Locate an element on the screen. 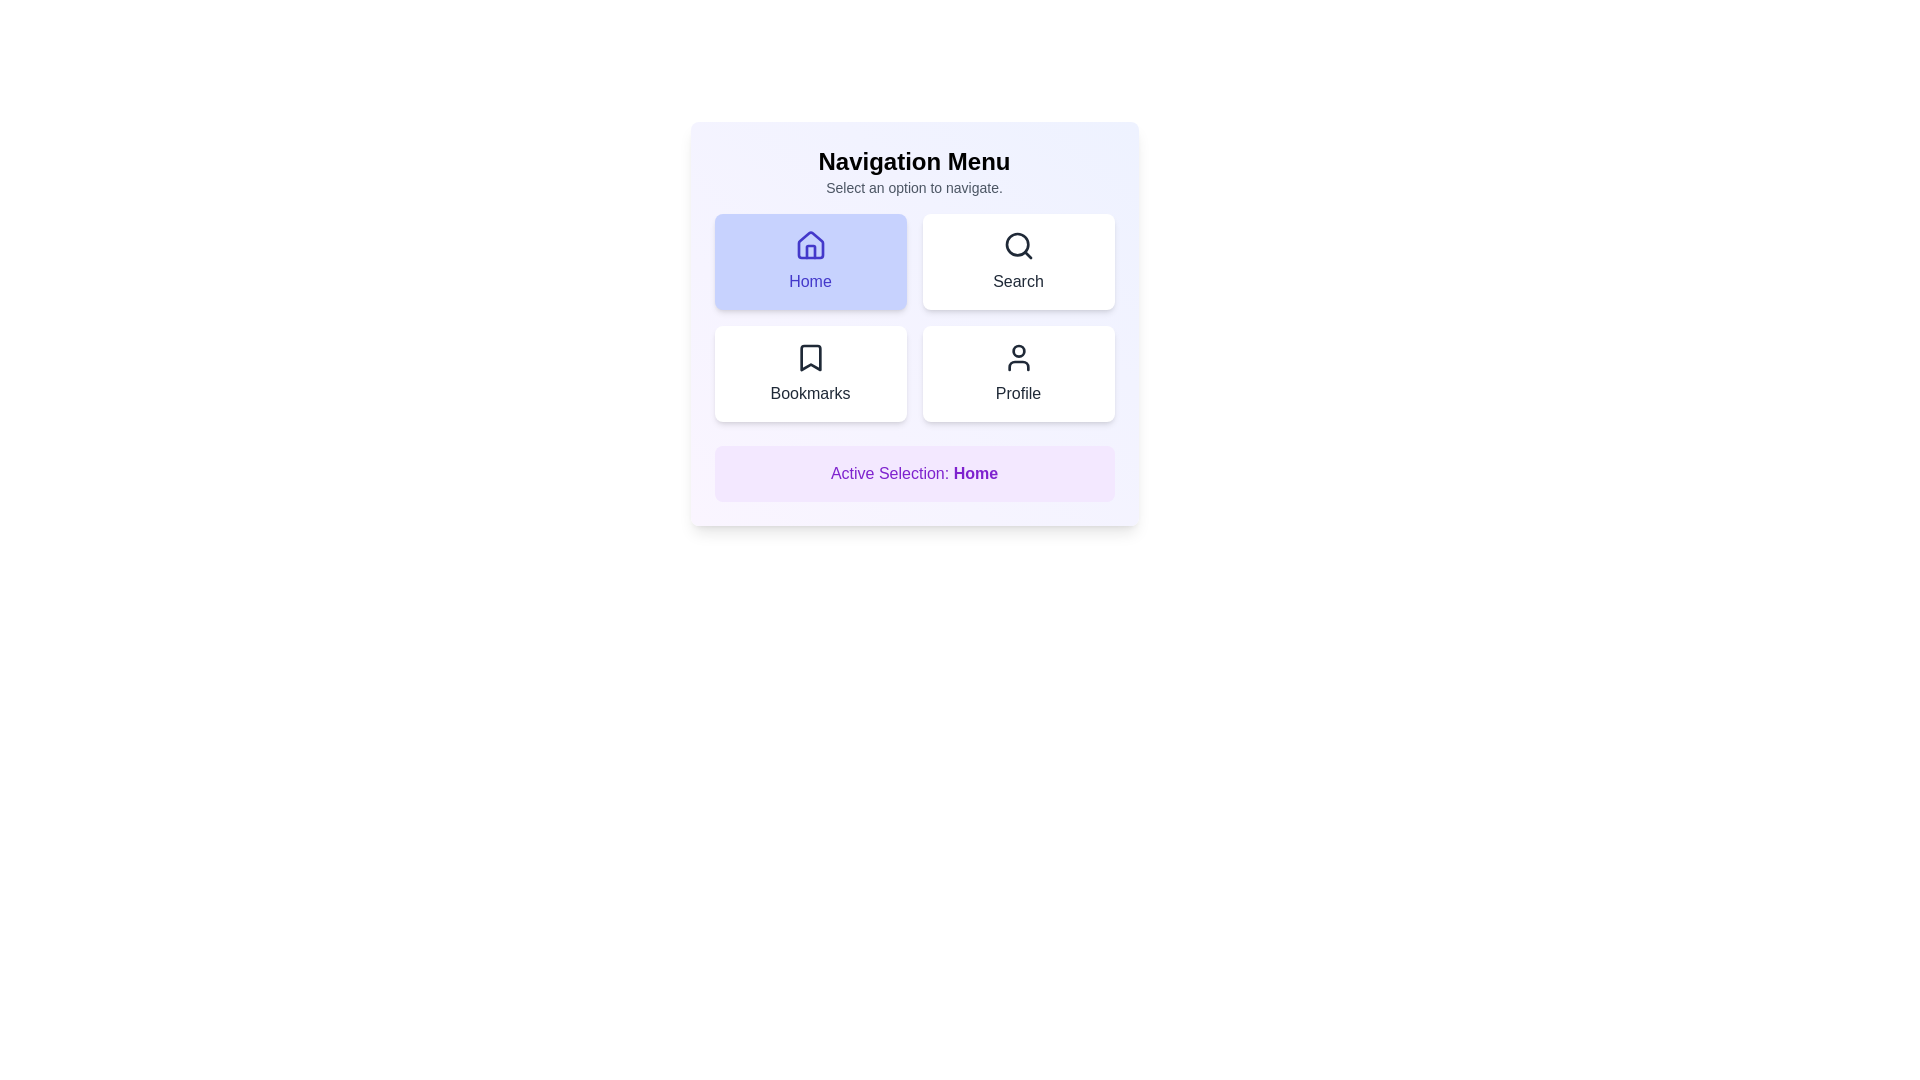 The width and height of the screenshot is (1920, 1080). the menu item Home is located at coordinates (810, 261).